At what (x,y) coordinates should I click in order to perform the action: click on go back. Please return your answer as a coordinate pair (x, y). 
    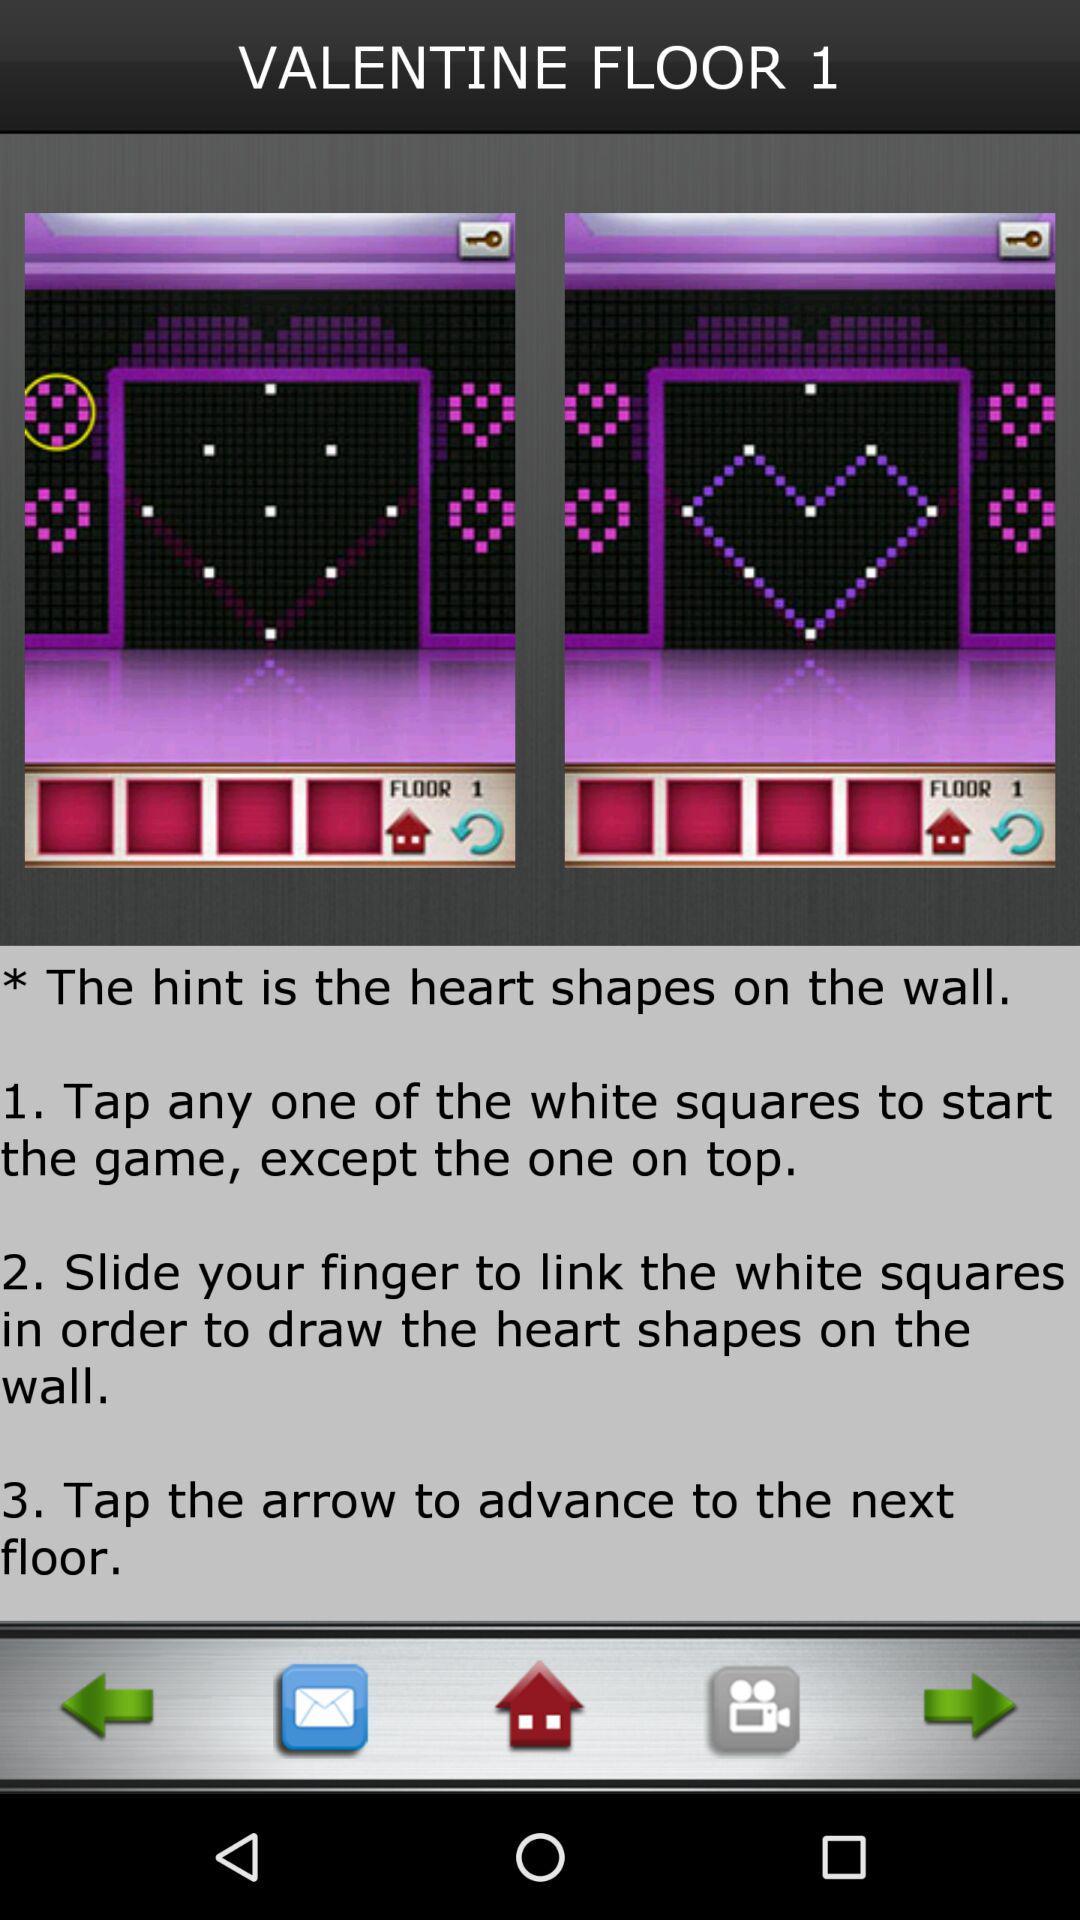
    Looking at the image, I should click on (108, 1706).